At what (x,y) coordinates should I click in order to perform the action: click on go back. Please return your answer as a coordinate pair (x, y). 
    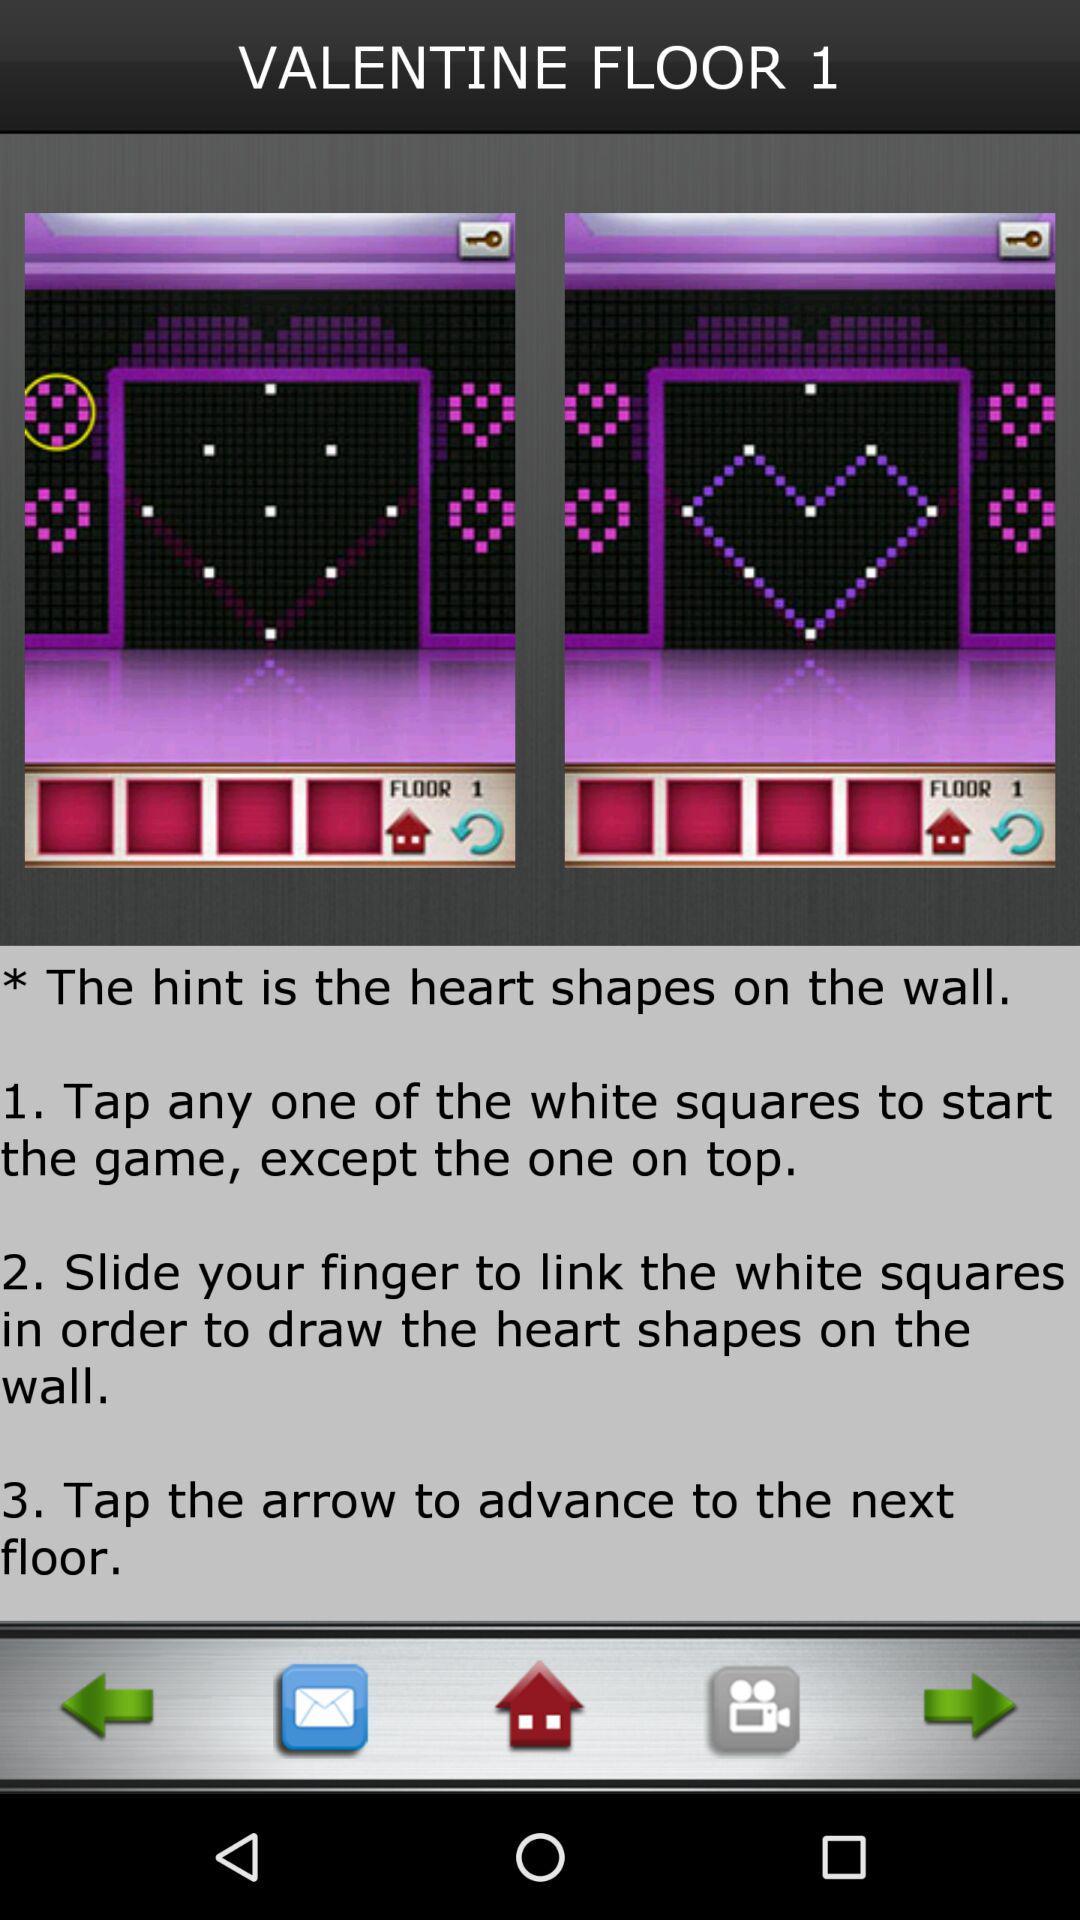
    Looking at the image, I should click on (108, 1706).